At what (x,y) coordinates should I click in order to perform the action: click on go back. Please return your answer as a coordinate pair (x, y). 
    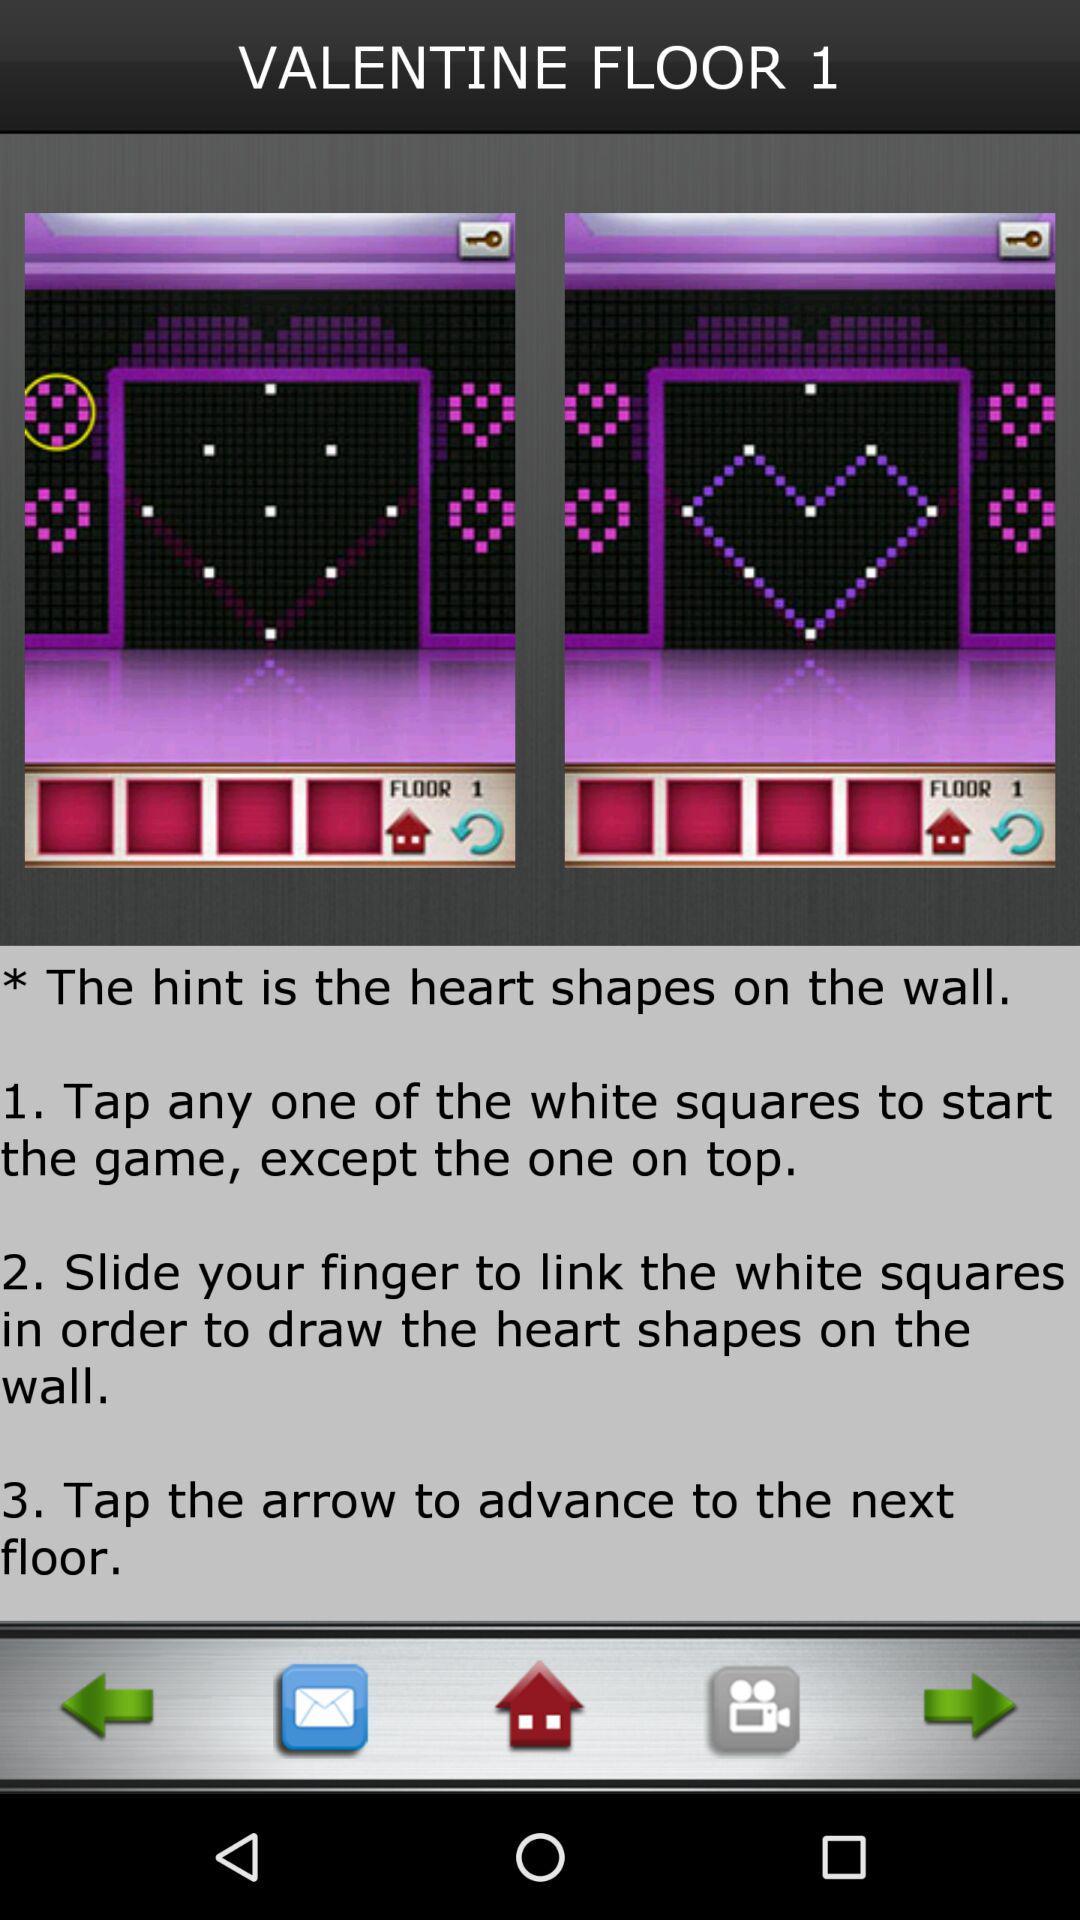
    Looking at the image, I should click on (108, 1706).